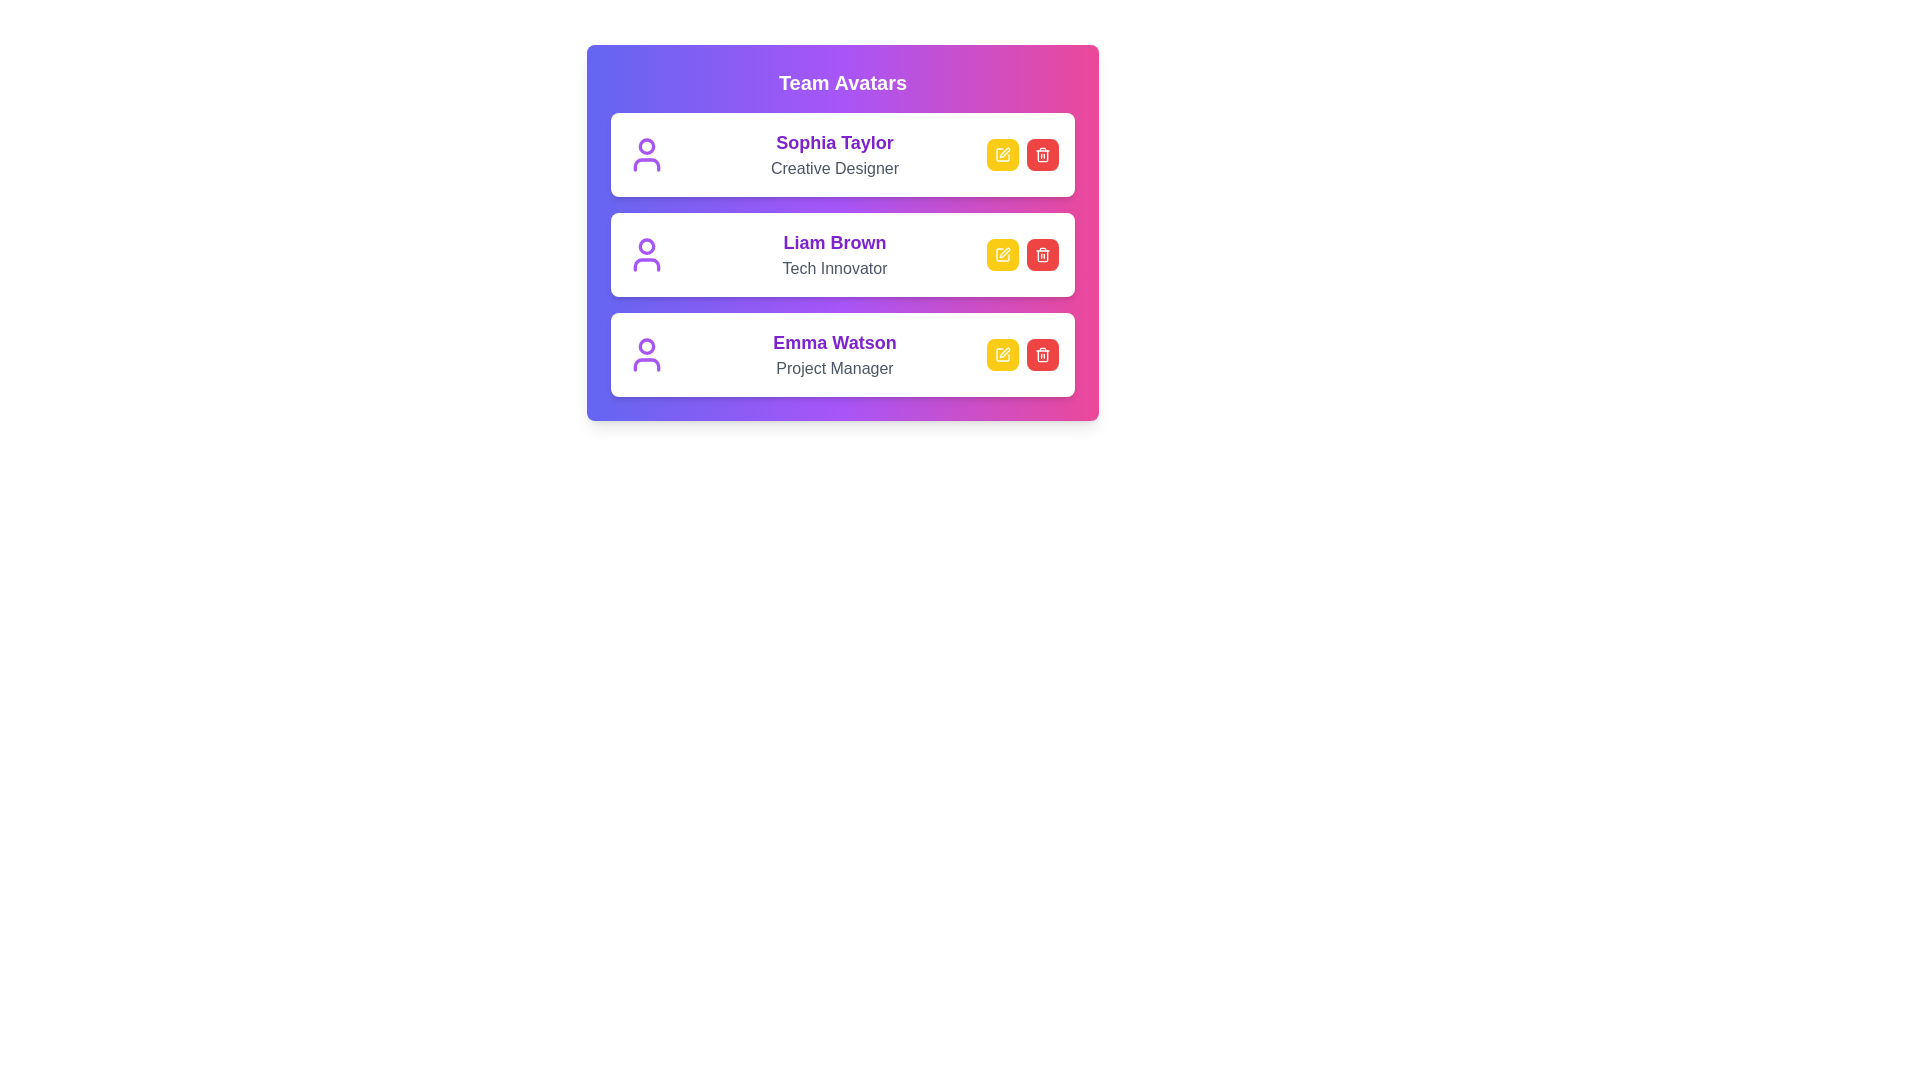 The height and width of the screenshot is (1080, 1920). I want to click on the user avatar icon for 'Liam Brown' located in the second row of the 'Team Avatars' list, so click(647, 264).